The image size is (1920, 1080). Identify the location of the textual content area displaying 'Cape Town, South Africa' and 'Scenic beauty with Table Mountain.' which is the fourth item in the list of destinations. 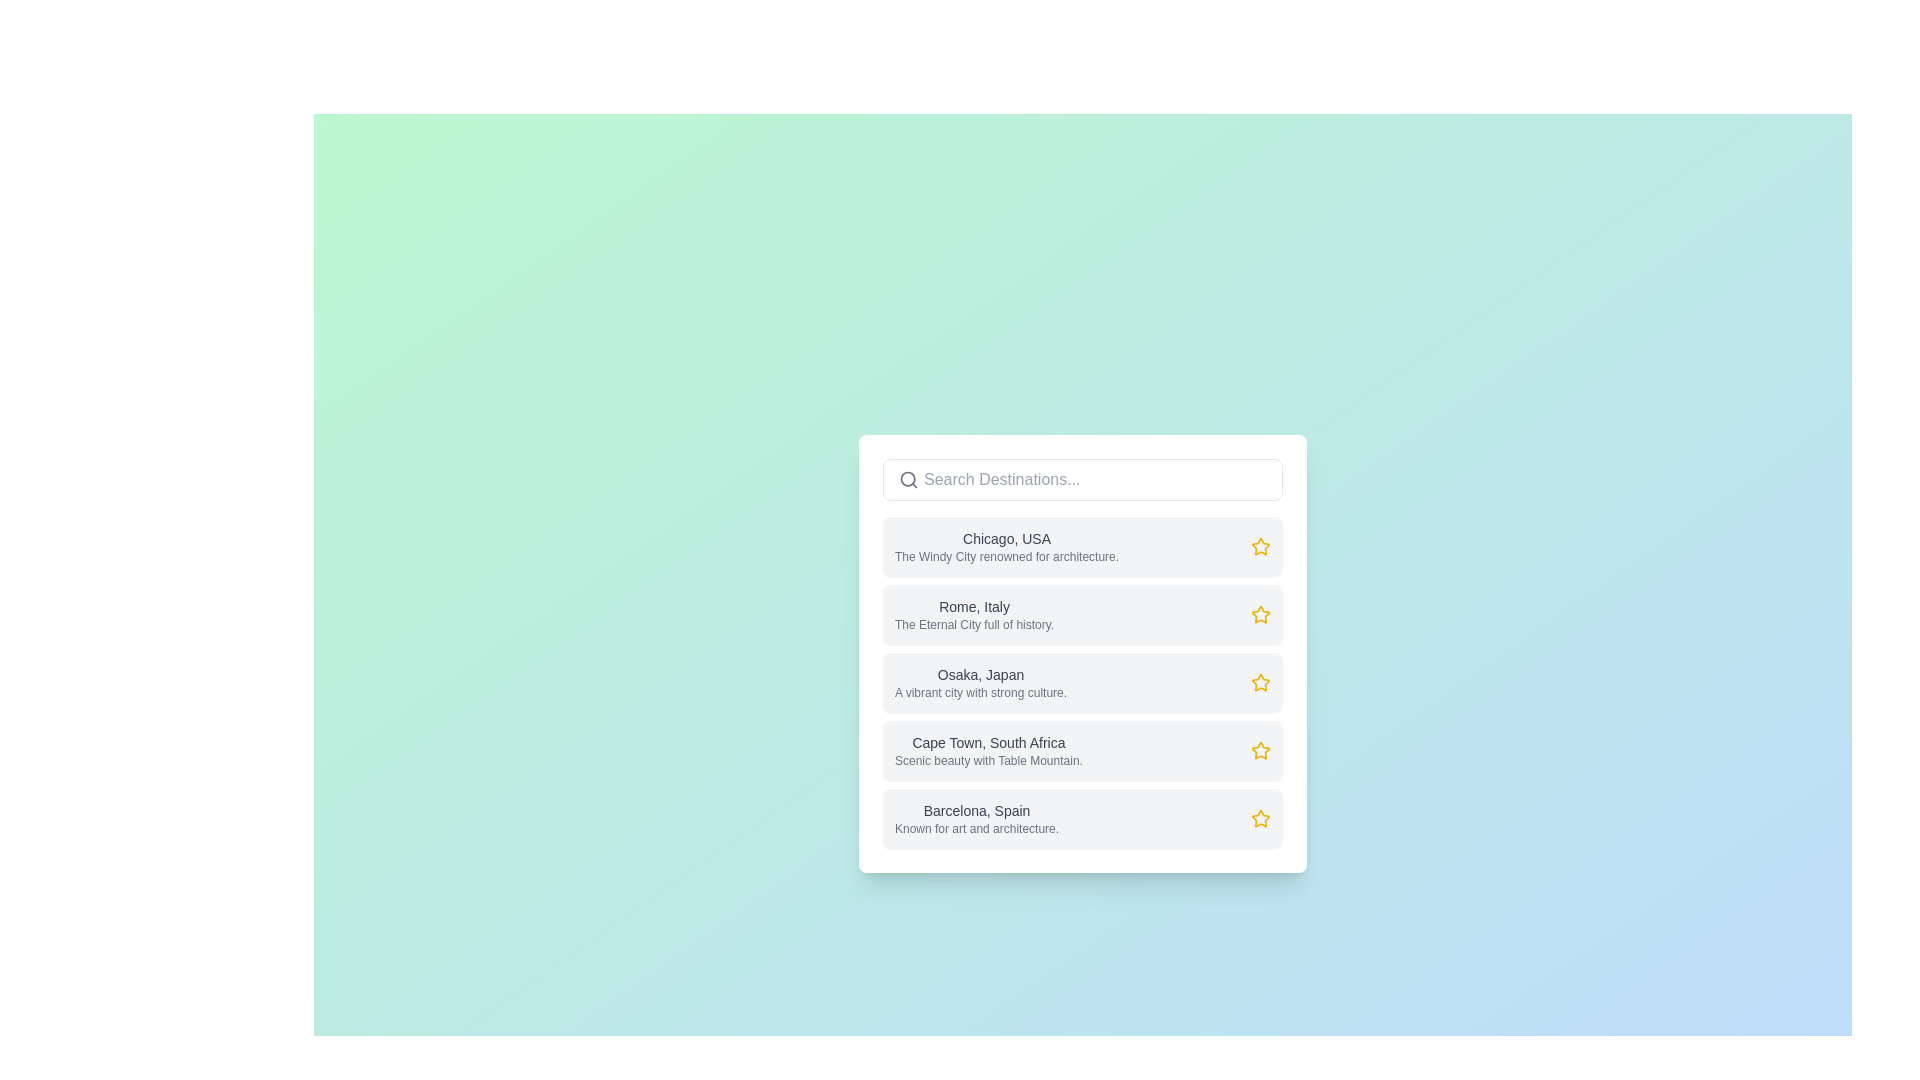
(988, 751).